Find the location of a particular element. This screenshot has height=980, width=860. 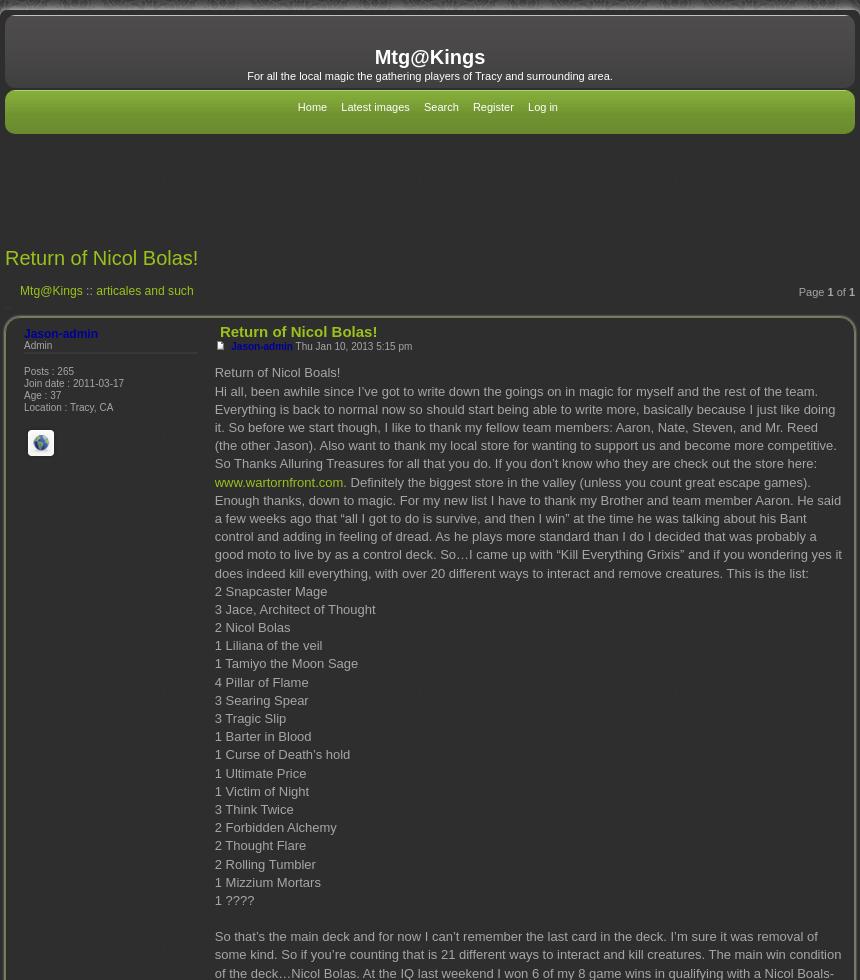

'3 Searing Spear' is located at coordinates (212, 699).